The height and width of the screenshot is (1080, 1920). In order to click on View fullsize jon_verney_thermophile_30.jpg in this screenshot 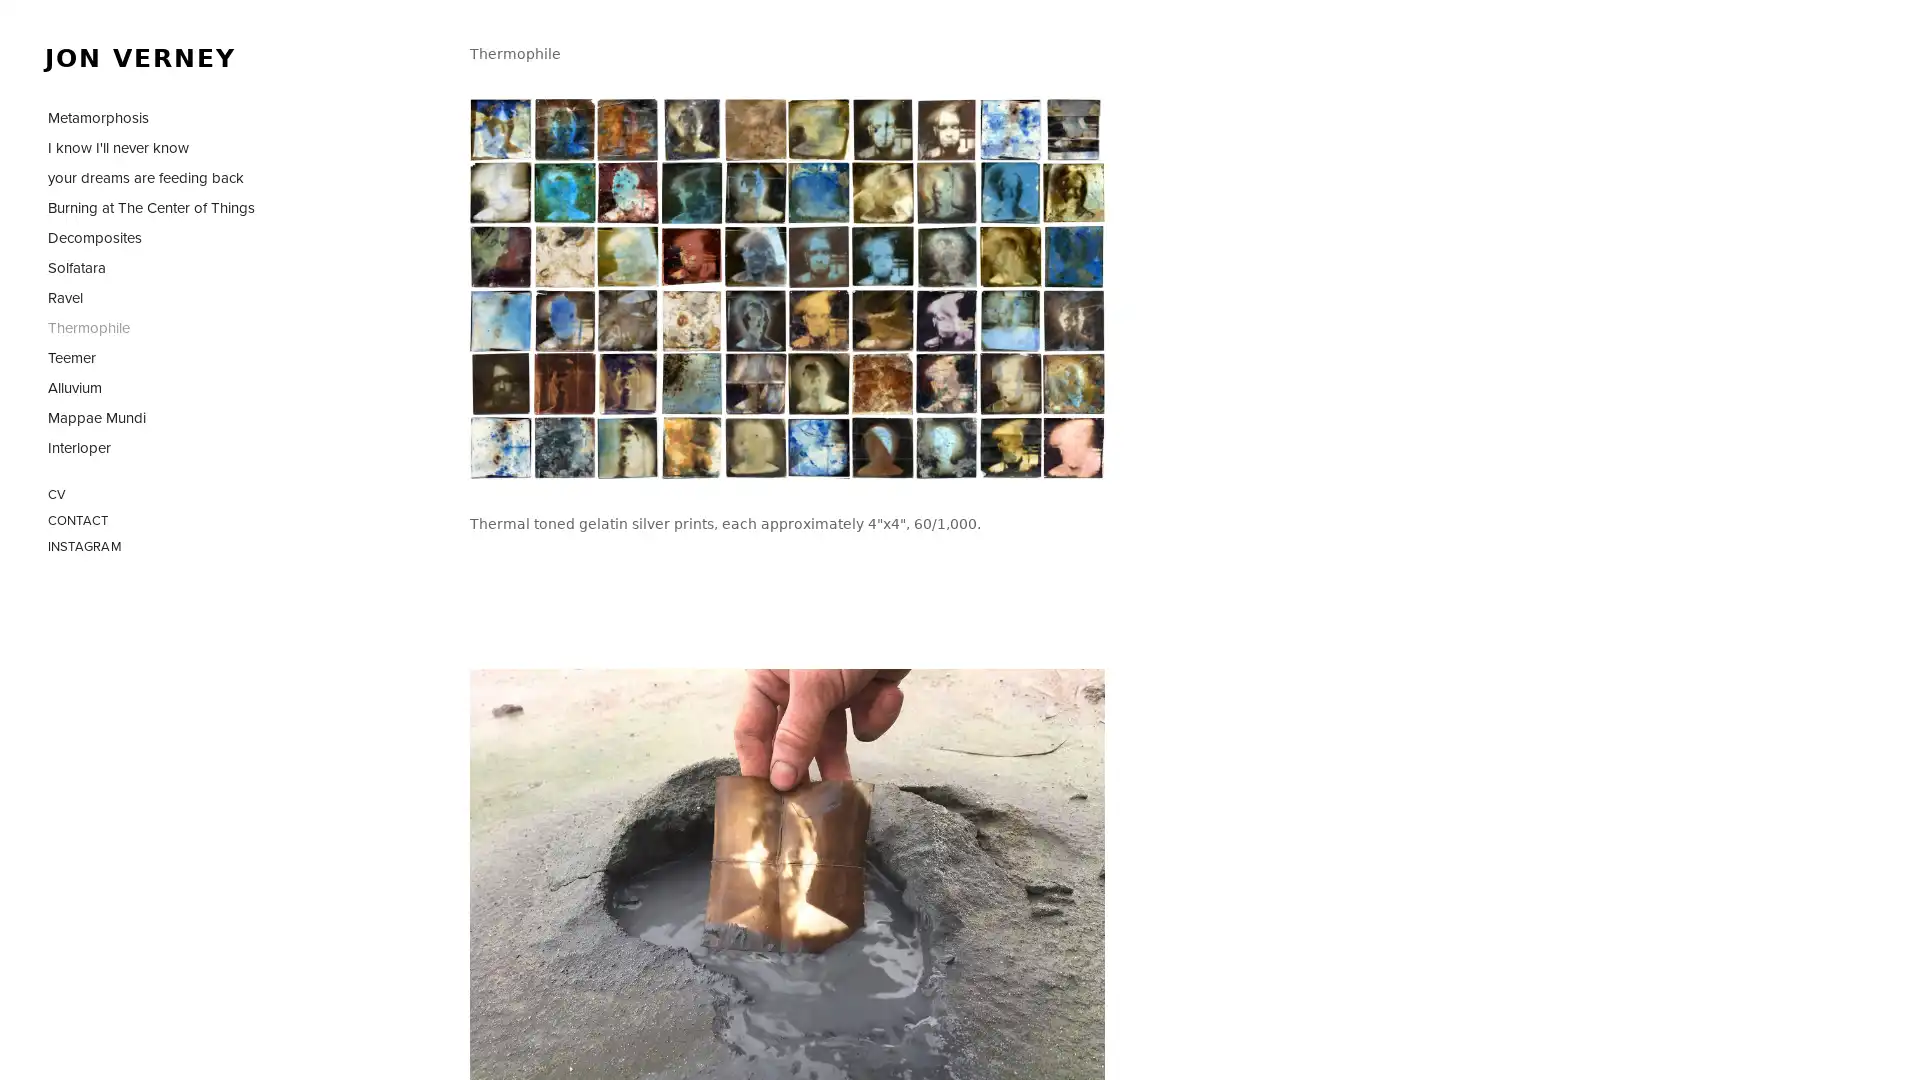, I will do `click(944, 384)`.